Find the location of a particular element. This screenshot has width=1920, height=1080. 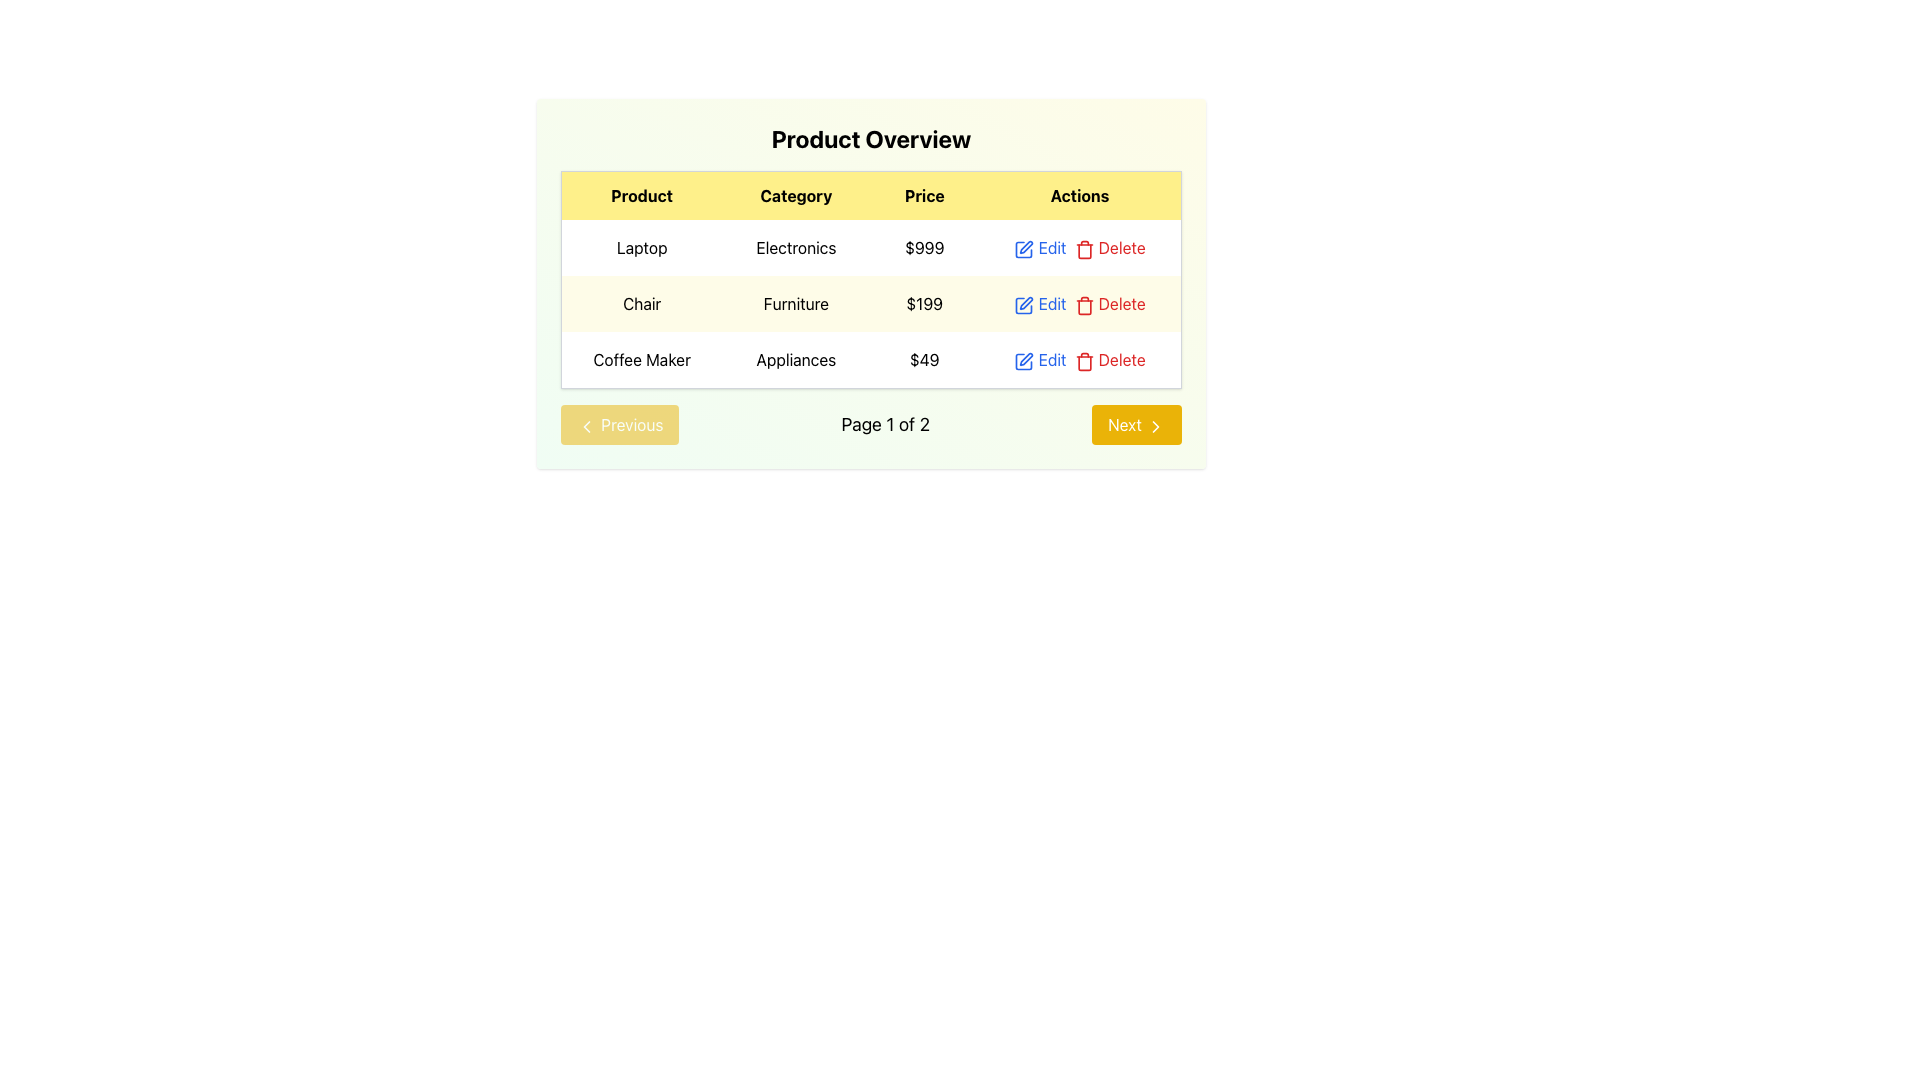

the 'Product' column header in the table, which is located at the top-left of the table structure, directly left of the 'Category' header is located at coordinates (641, 195).